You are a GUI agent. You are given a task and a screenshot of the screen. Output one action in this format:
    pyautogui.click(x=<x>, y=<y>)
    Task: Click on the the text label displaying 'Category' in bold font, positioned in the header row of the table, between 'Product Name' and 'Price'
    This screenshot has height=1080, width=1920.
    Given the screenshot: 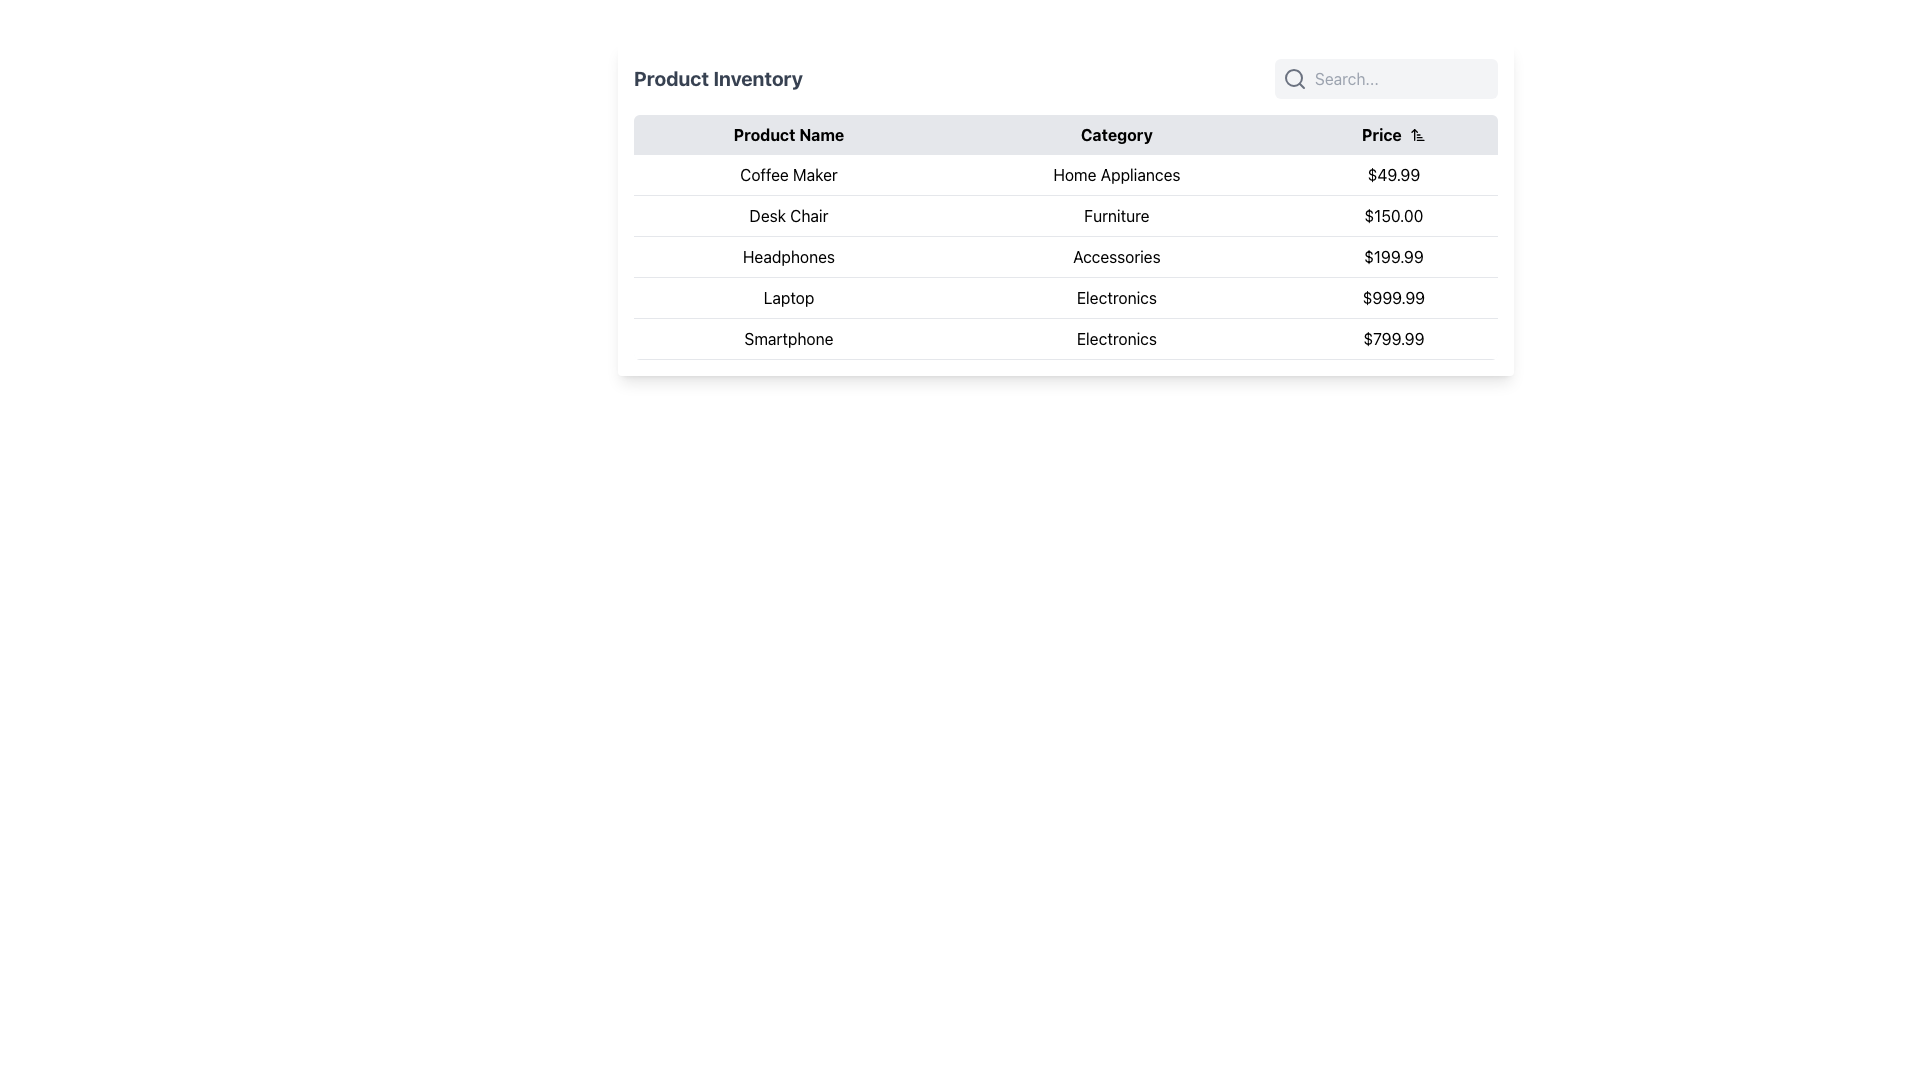 What is the action you would take?
    pyautogui.click(x=1115, y=135)
    